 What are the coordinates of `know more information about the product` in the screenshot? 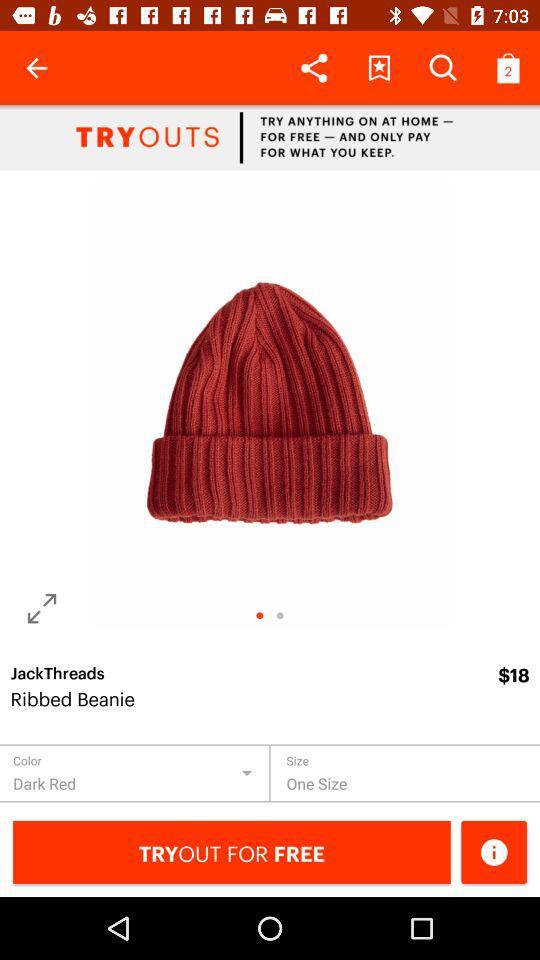 It's located at (493, 851).